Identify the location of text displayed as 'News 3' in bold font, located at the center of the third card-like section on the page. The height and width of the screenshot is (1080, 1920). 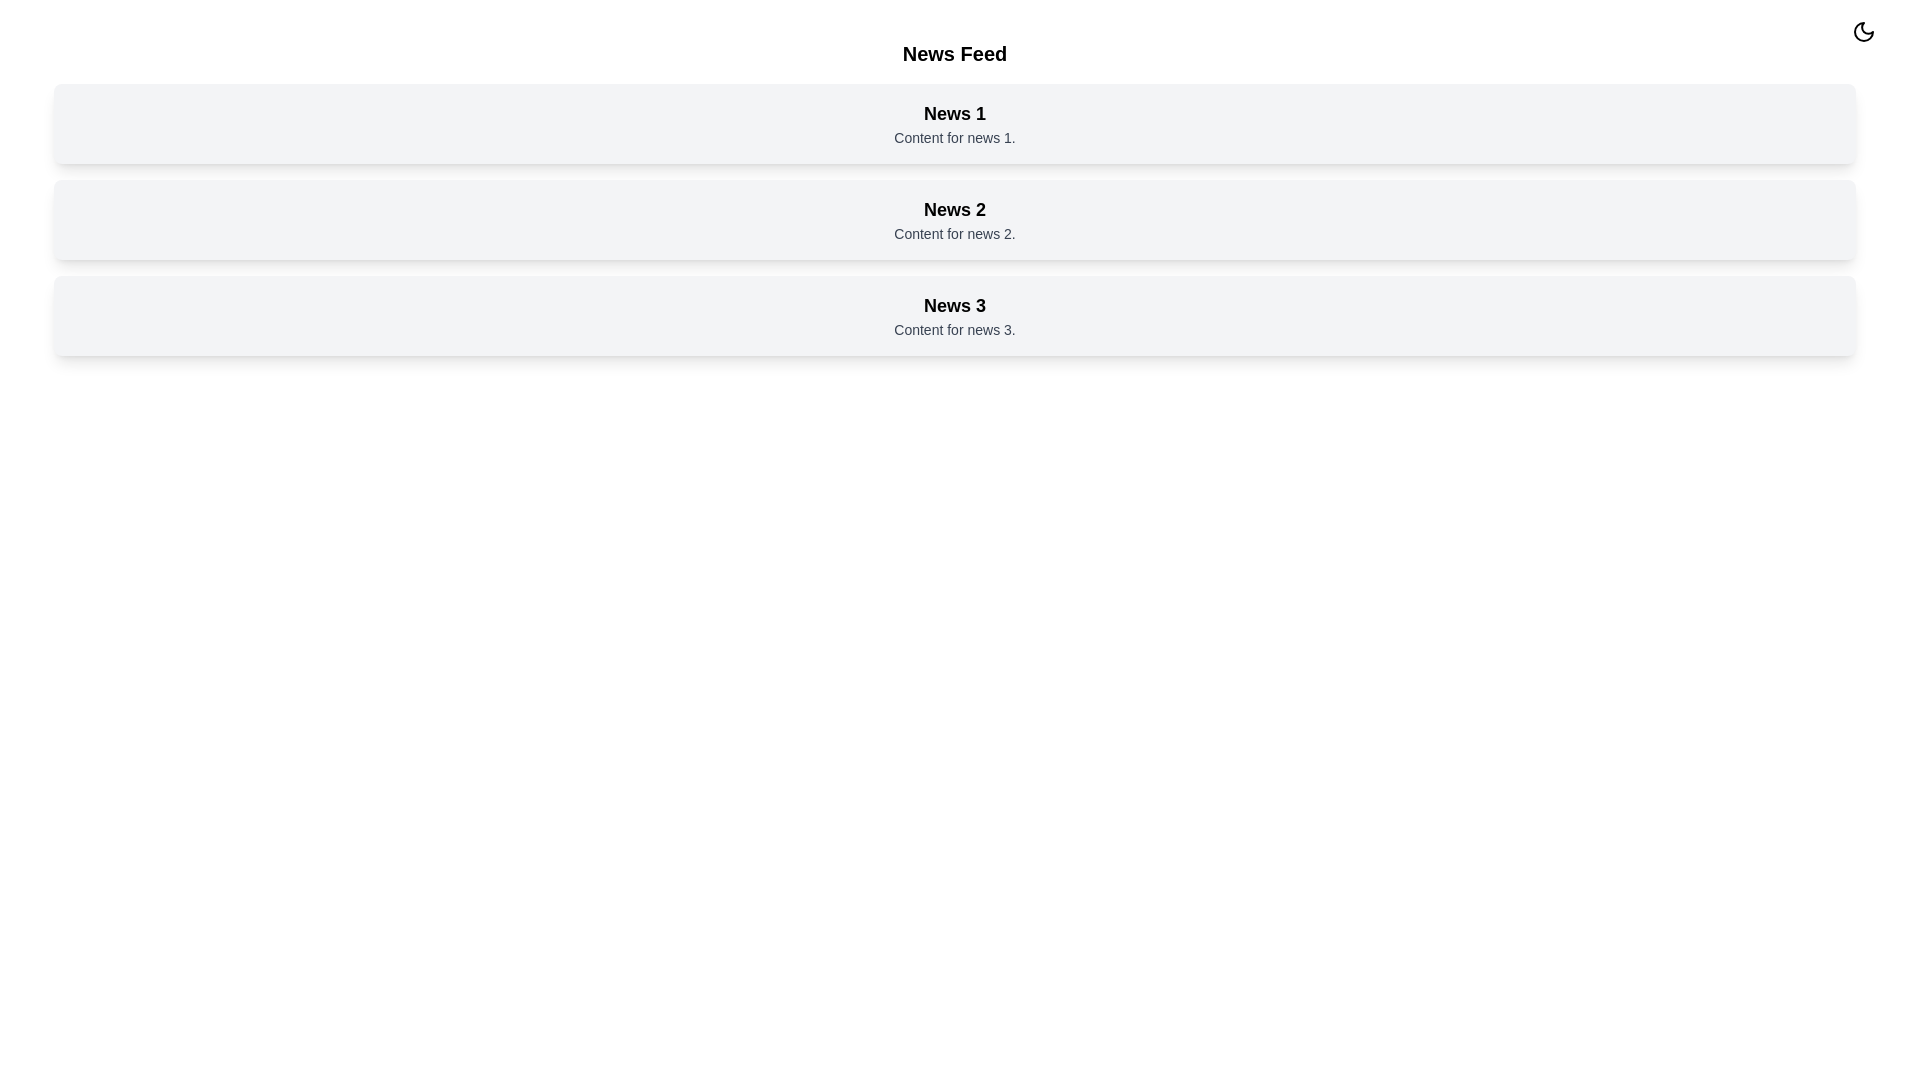
(954, 305).